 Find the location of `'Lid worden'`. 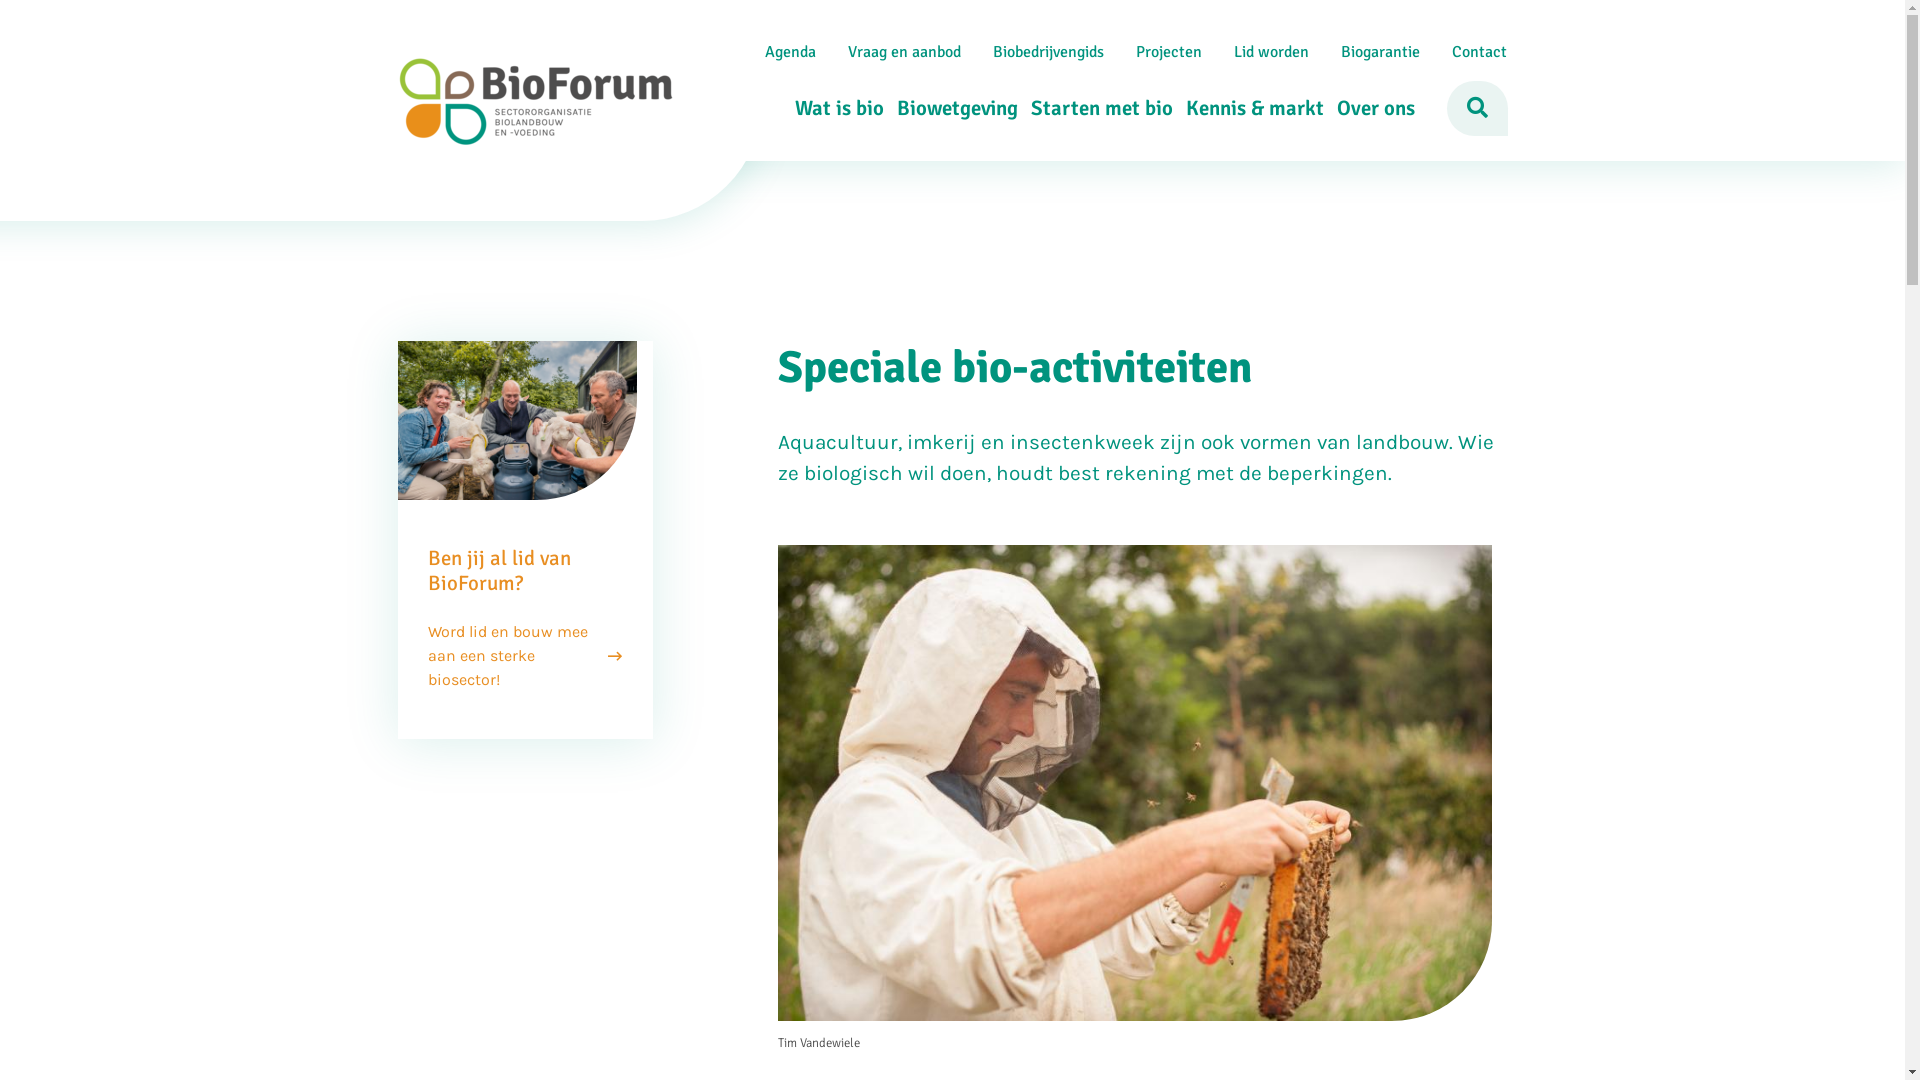

'Lid worden' is located at coordinates (1217, 50).